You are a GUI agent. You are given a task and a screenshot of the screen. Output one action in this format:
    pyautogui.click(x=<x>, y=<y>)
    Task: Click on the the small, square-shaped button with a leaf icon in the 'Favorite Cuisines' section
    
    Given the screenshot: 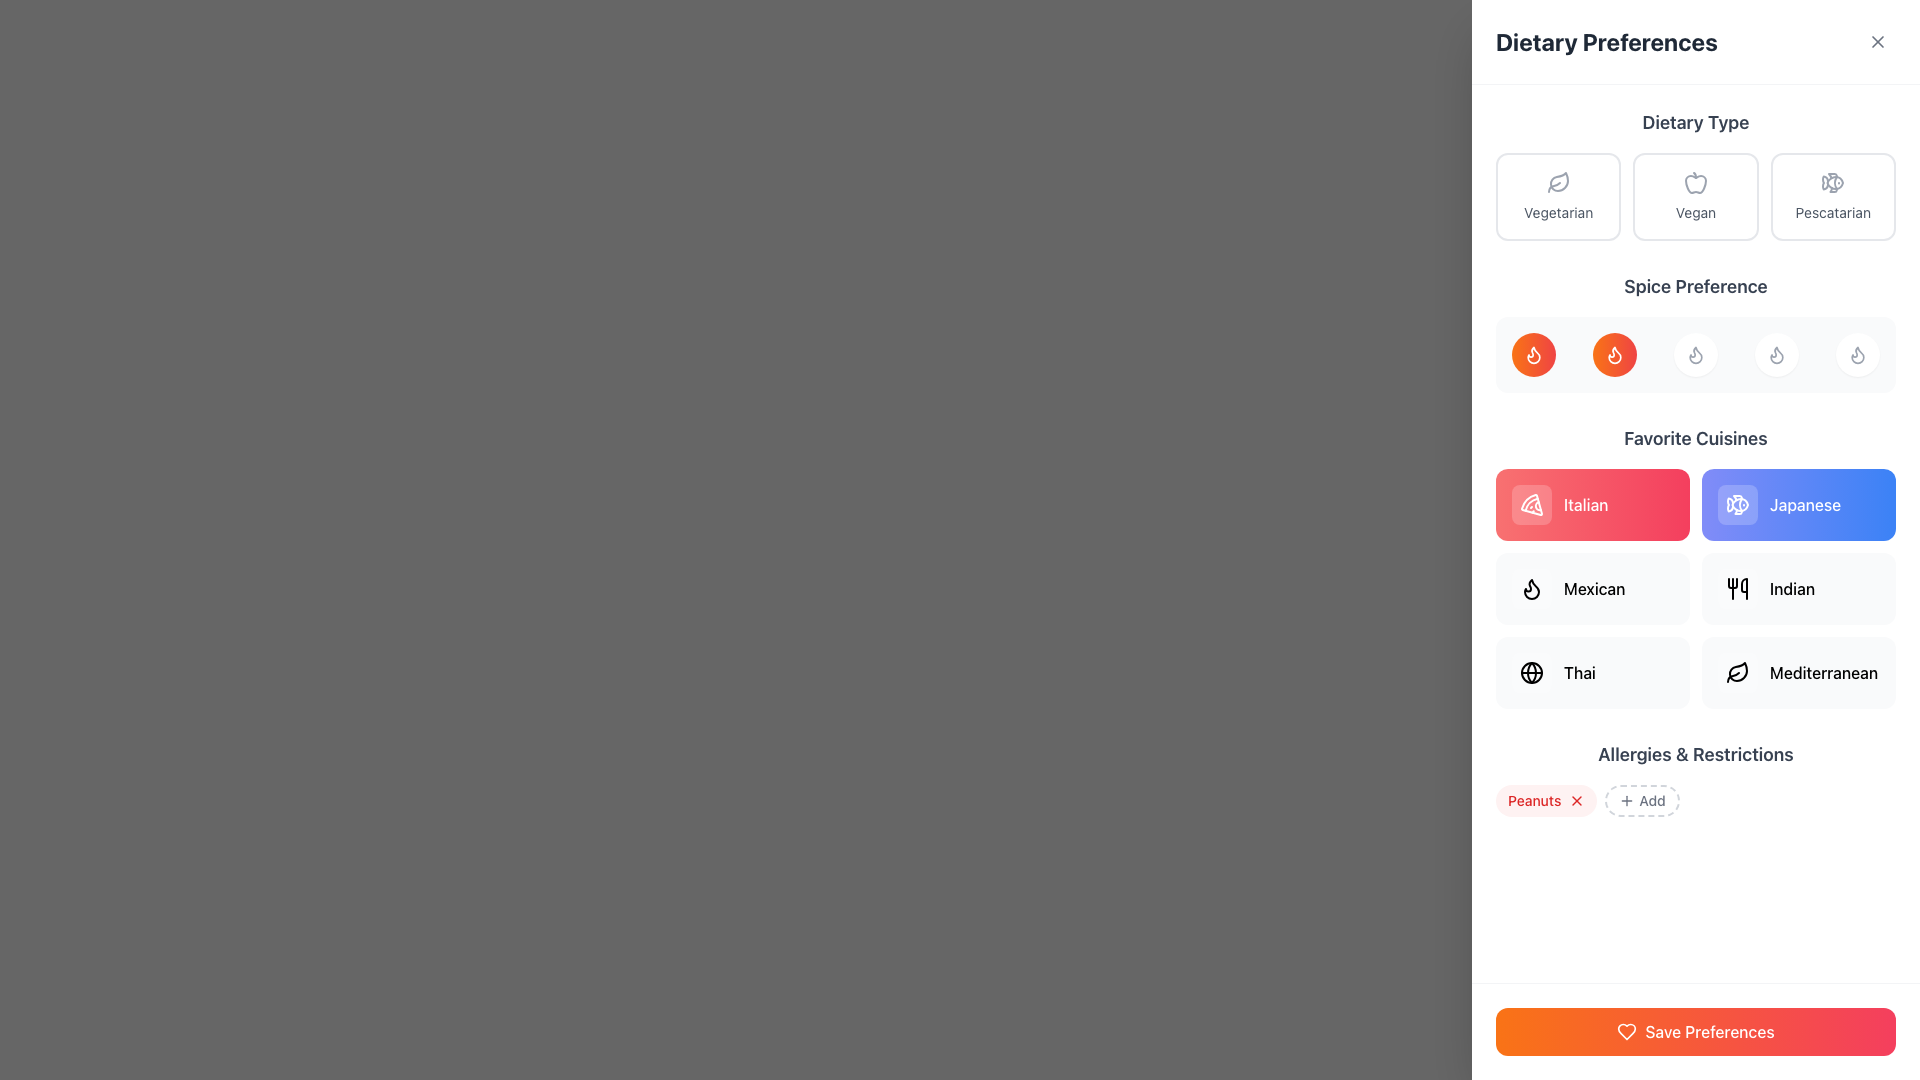 What is the action you would take?
    pyautogui.click(x=1736, y=672)
    